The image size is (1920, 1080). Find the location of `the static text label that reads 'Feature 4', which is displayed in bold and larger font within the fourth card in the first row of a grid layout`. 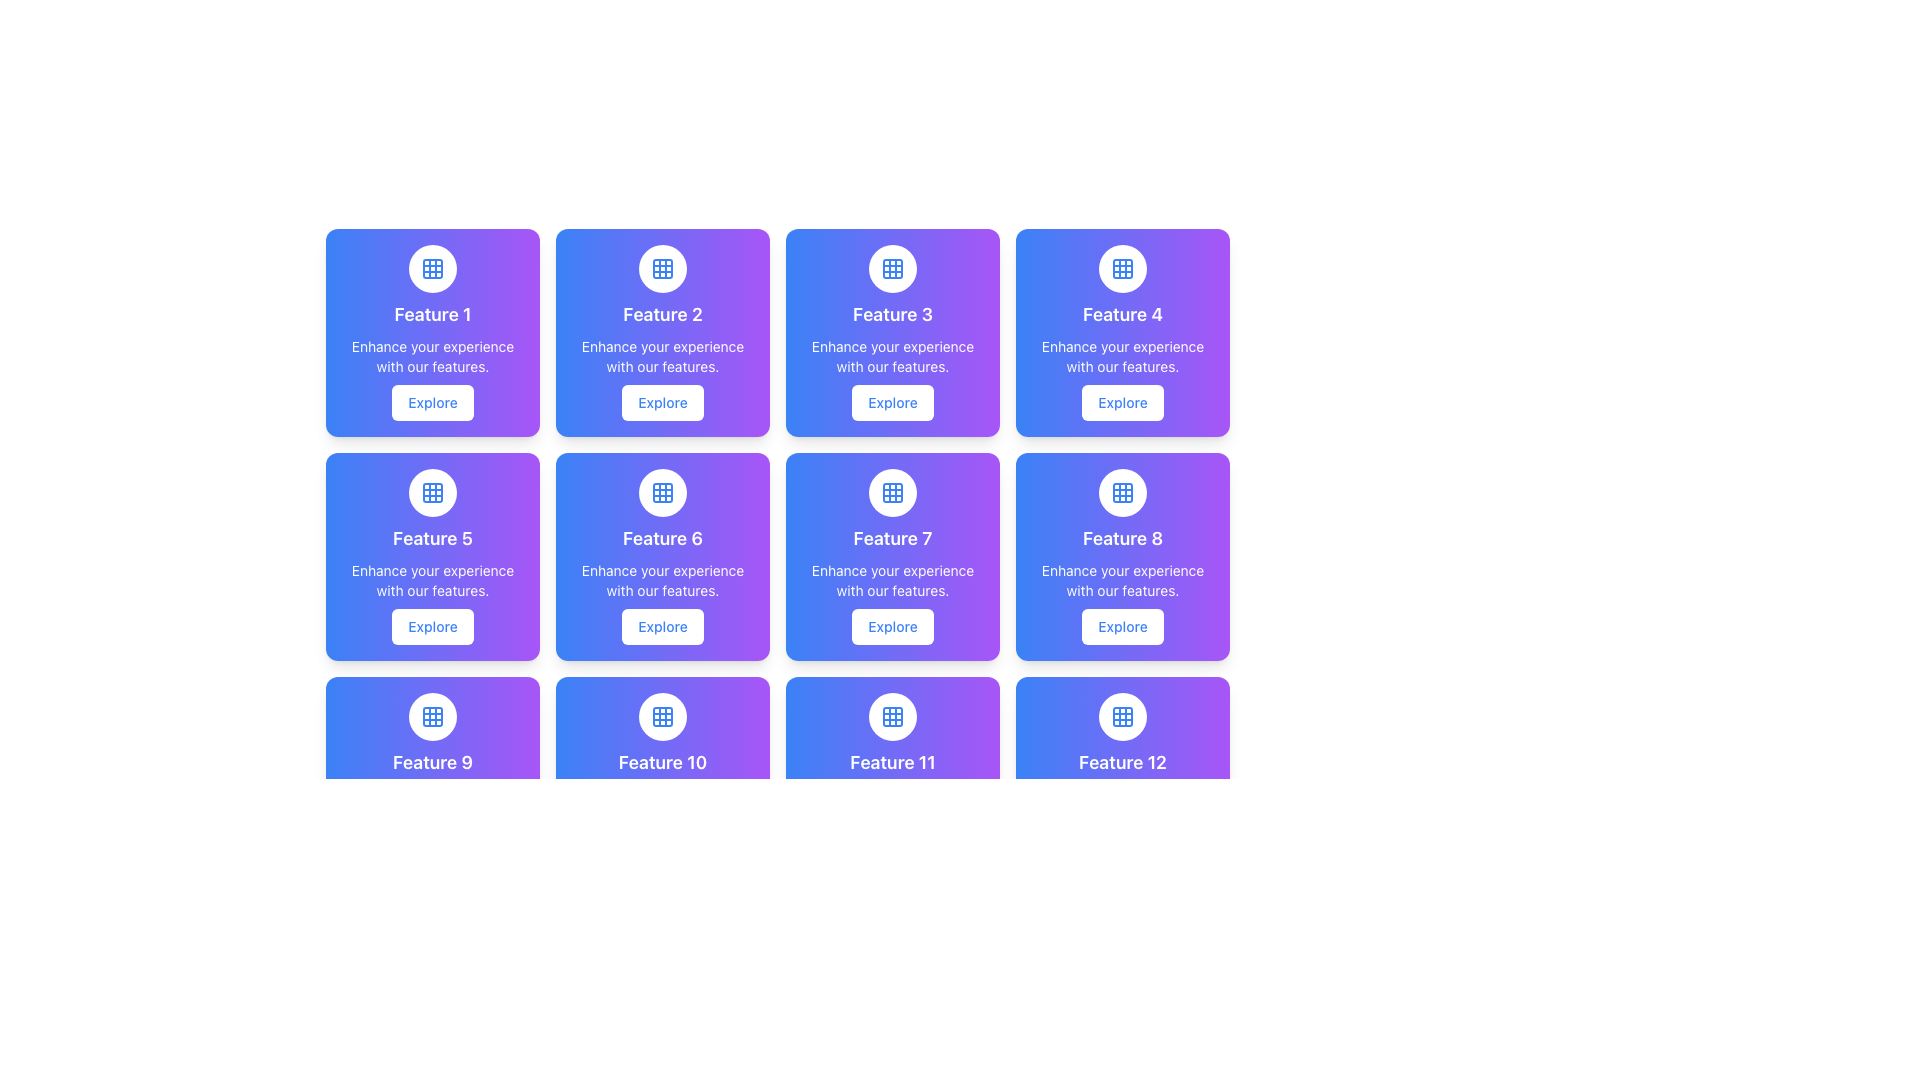

the static text label that reads 'Feature 4', which is displayed in bold and larger font within the fourth card in the first row of a grid layout is located at coordinates (1123, 315).